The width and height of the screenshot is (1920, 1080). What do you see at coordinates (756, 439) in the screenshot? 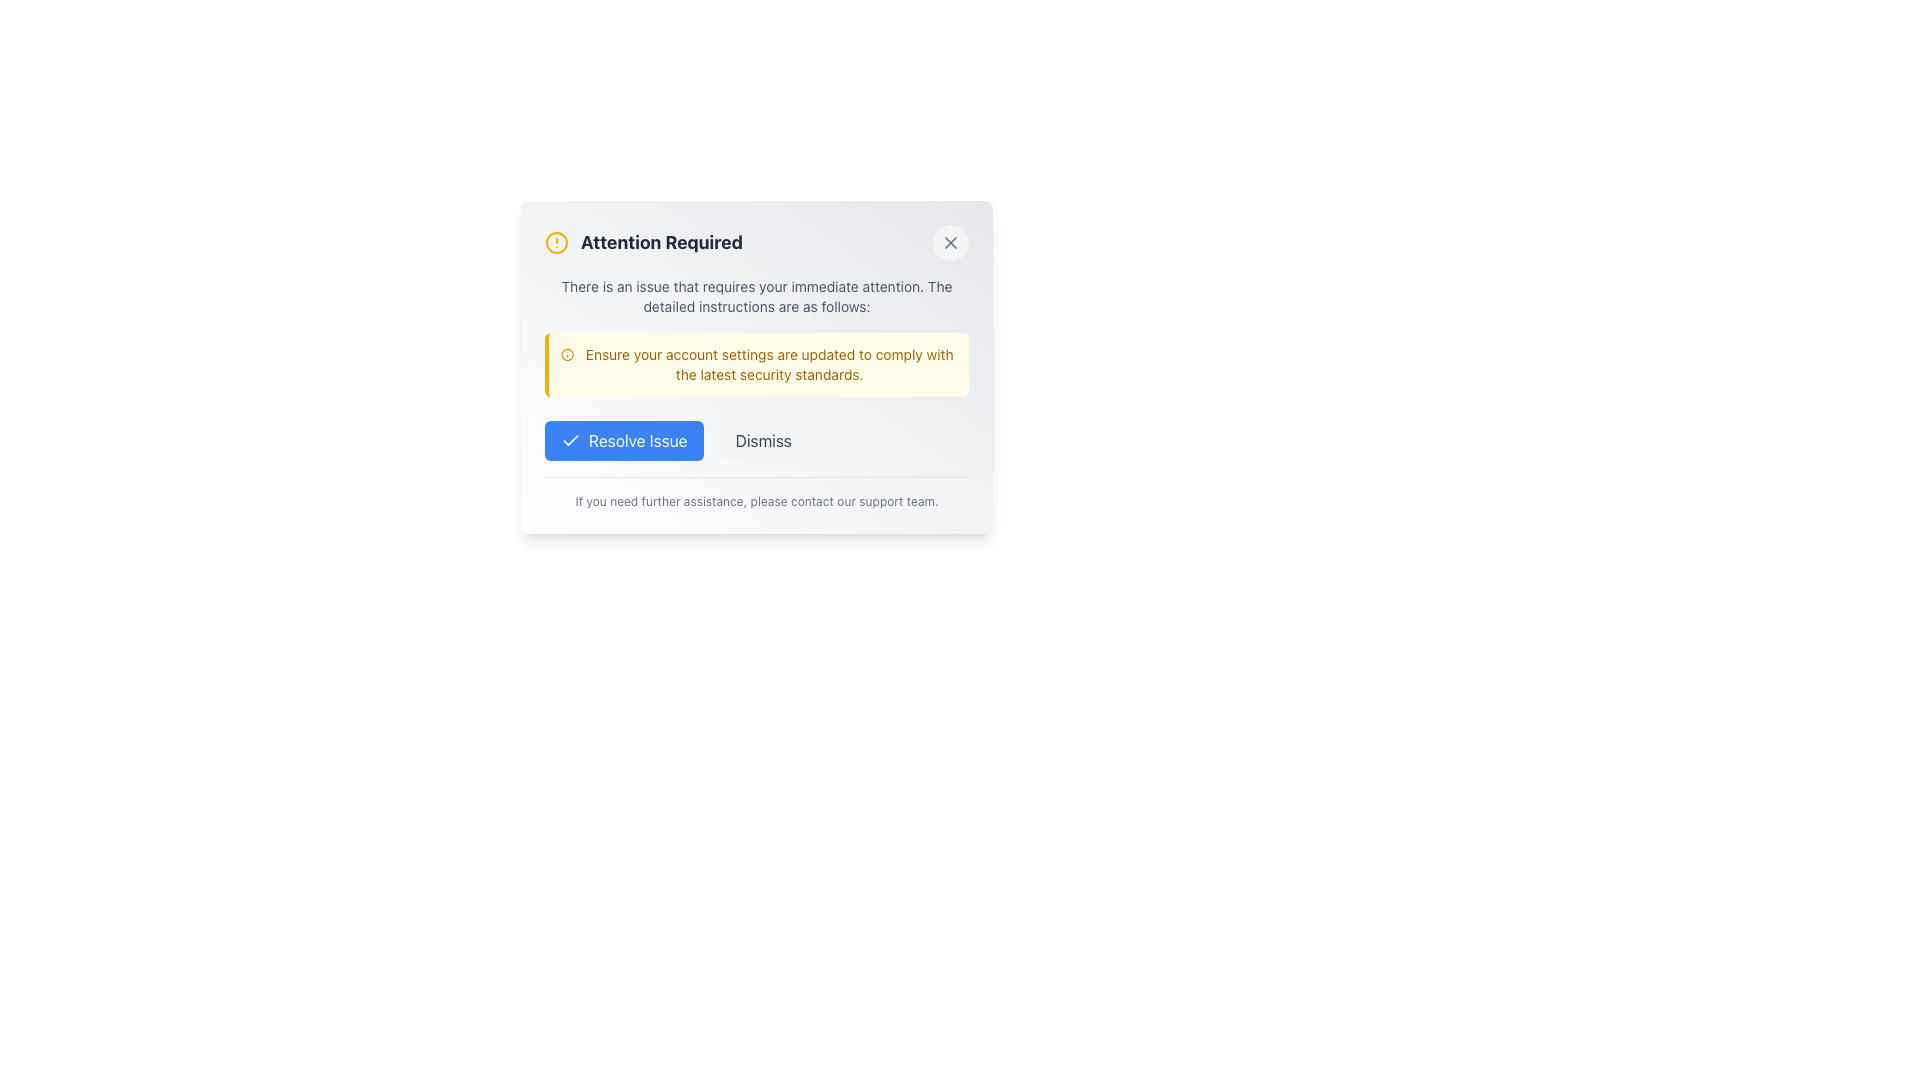
I see `the dismiss button located at the rightmost position of the button group at the bottom of the card interface` at bounding box center [756, 439].